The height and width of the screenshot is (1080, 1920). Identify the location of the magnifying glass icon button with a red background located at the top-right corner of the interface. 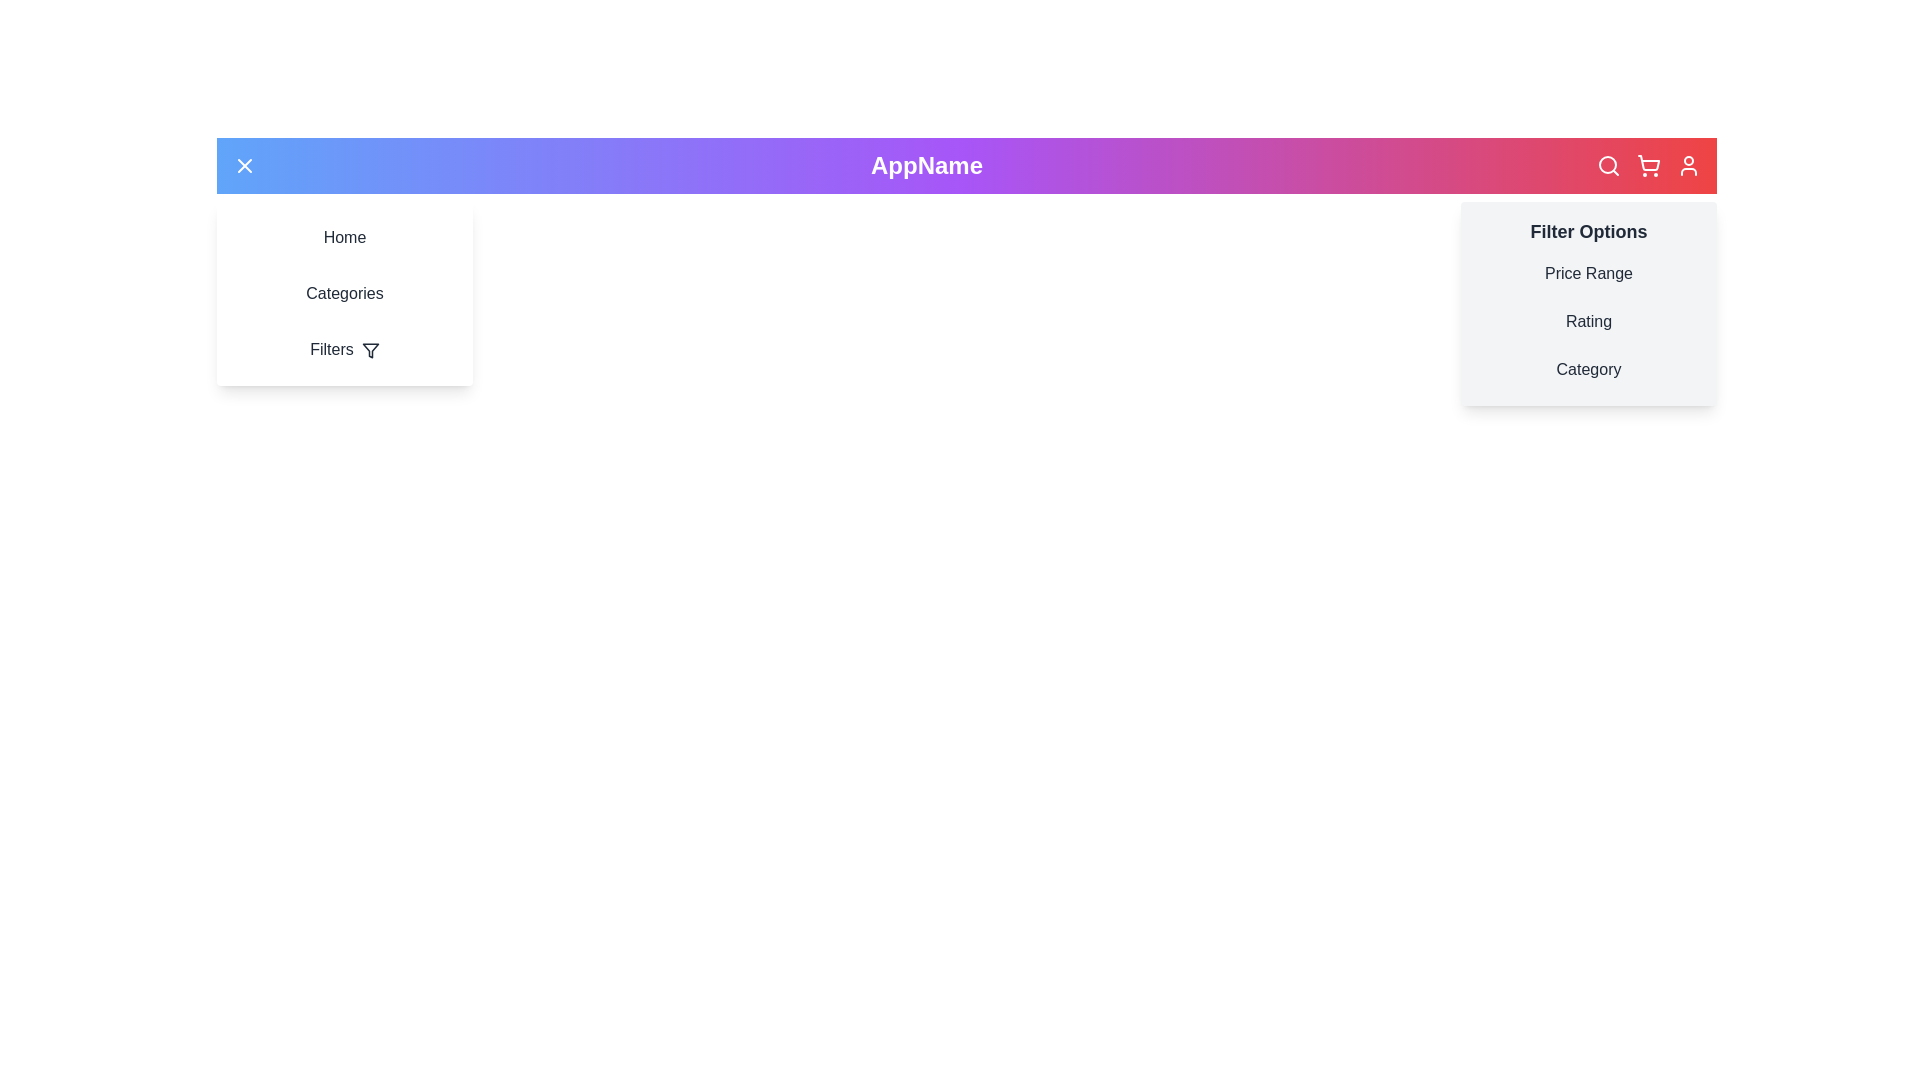
(1608, 164).